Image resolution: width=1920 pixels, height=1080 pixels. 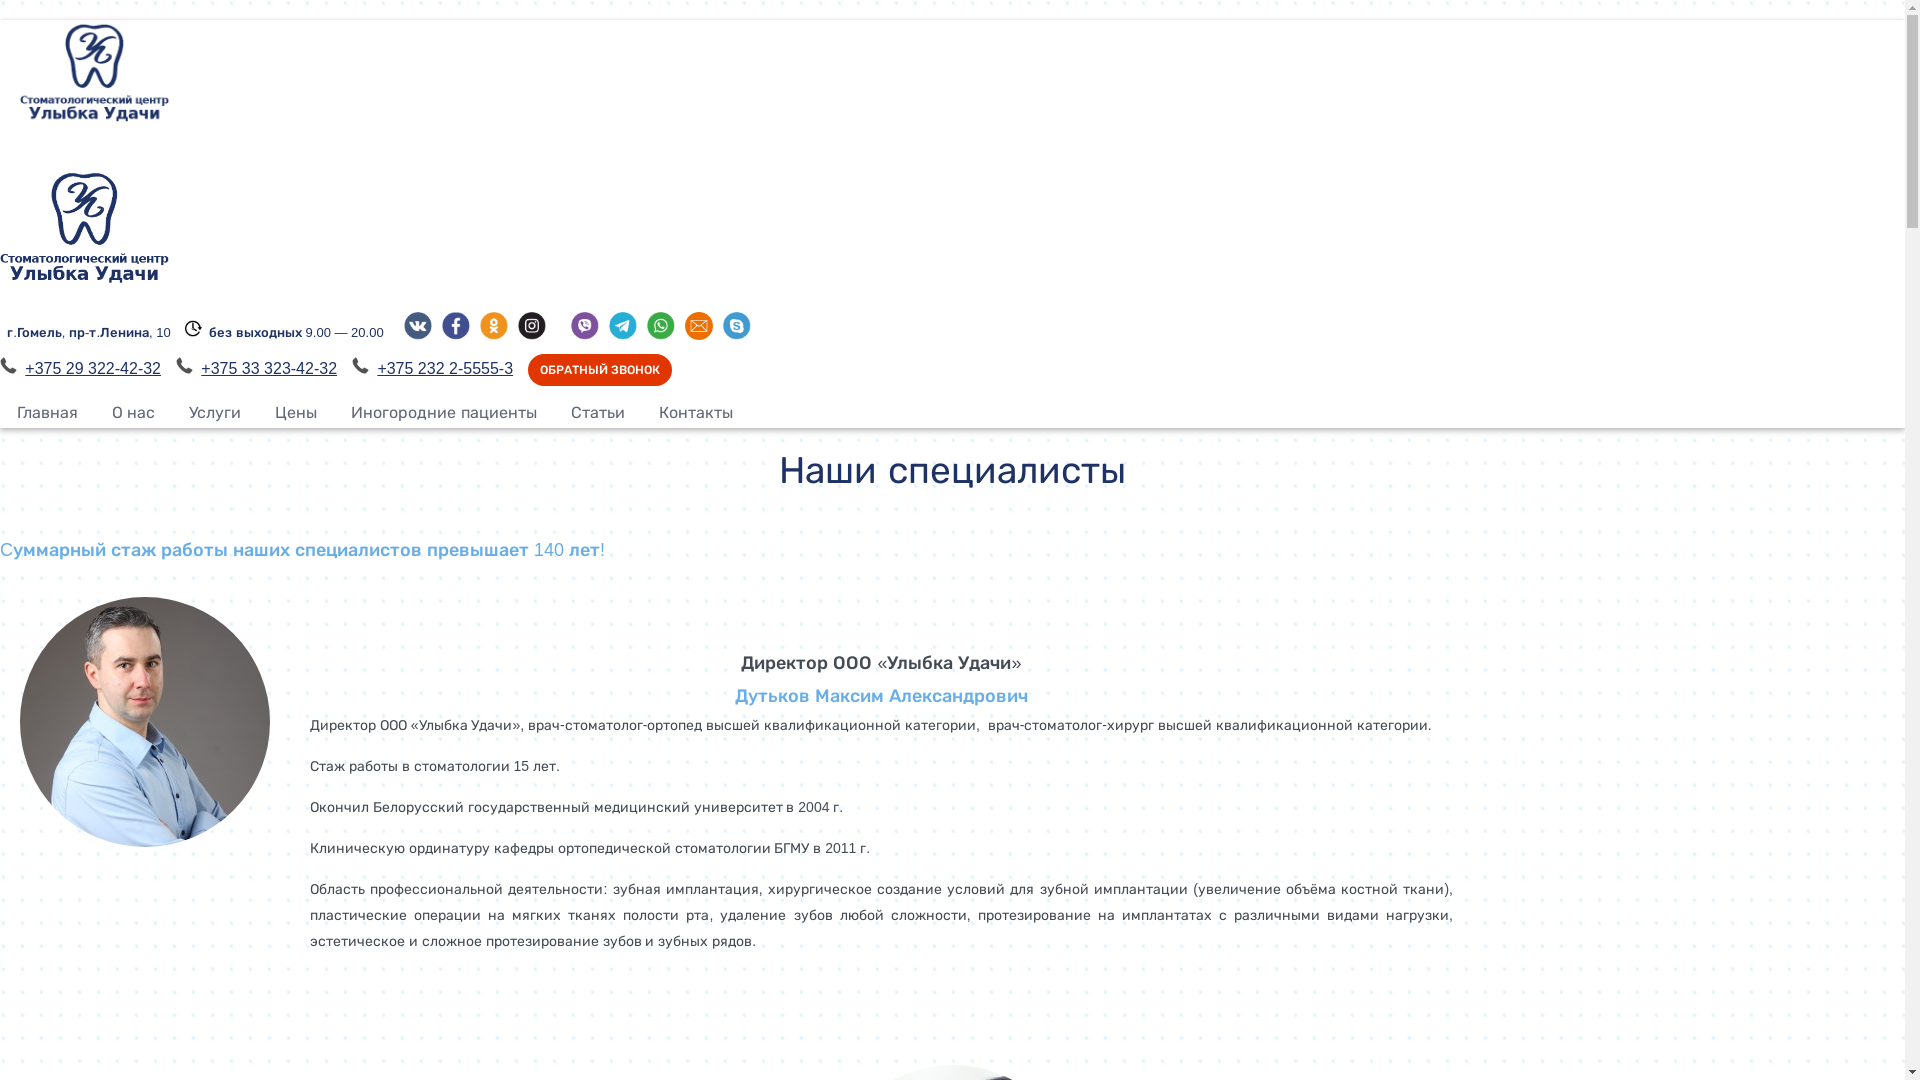 I want to click on 'Instagram', so click(x=532, y=331).